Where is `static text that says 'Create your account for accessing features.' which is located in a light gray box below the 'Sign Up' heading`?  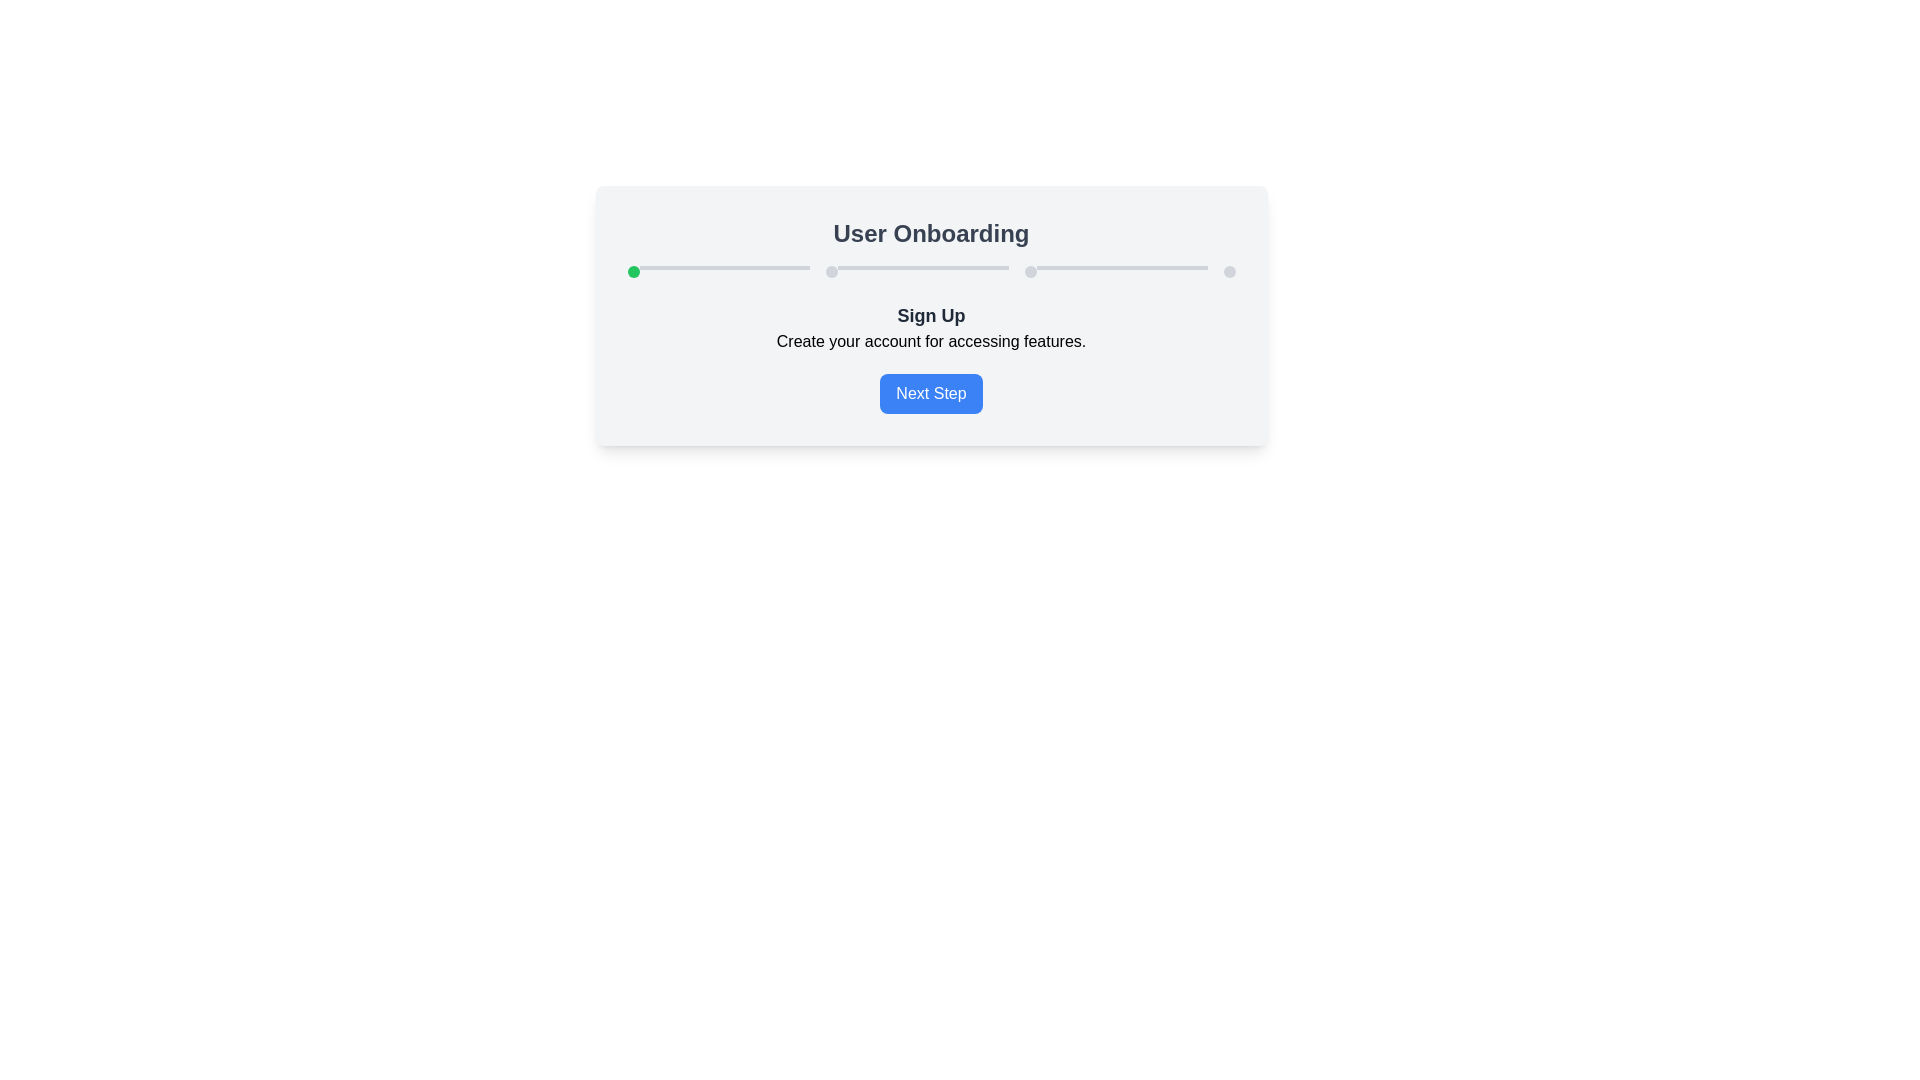
static text that says 'Create your account for accessing features.' which is located in a light gray box below the 'Sign Up' heading is located at coordinates (930, 341).